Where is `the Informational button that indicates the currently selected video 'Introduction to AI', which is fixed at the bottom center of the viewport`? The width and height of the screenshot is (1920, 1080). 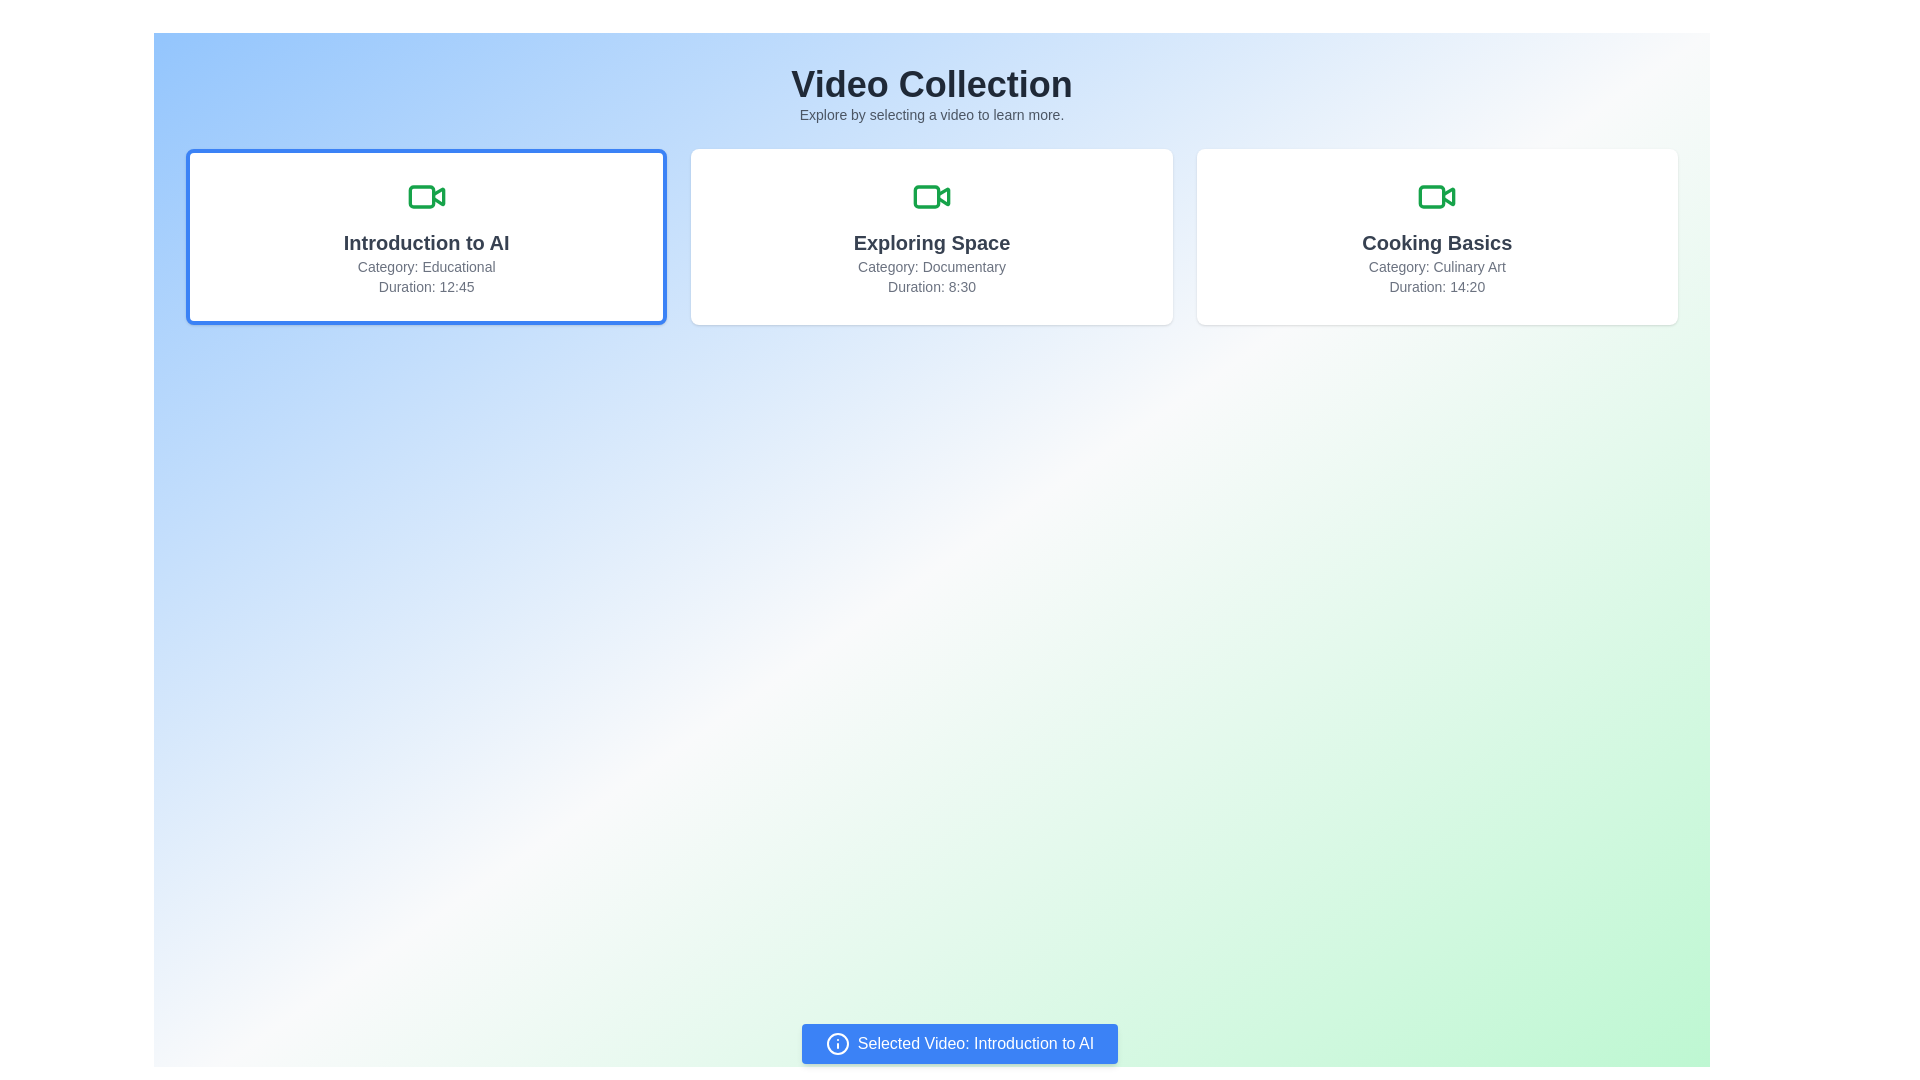 the Informational button that indicates the currently selected video 'Introduction to AI', which is fixed at the bottom center of the viewport is located at coordinates (960, 1043).